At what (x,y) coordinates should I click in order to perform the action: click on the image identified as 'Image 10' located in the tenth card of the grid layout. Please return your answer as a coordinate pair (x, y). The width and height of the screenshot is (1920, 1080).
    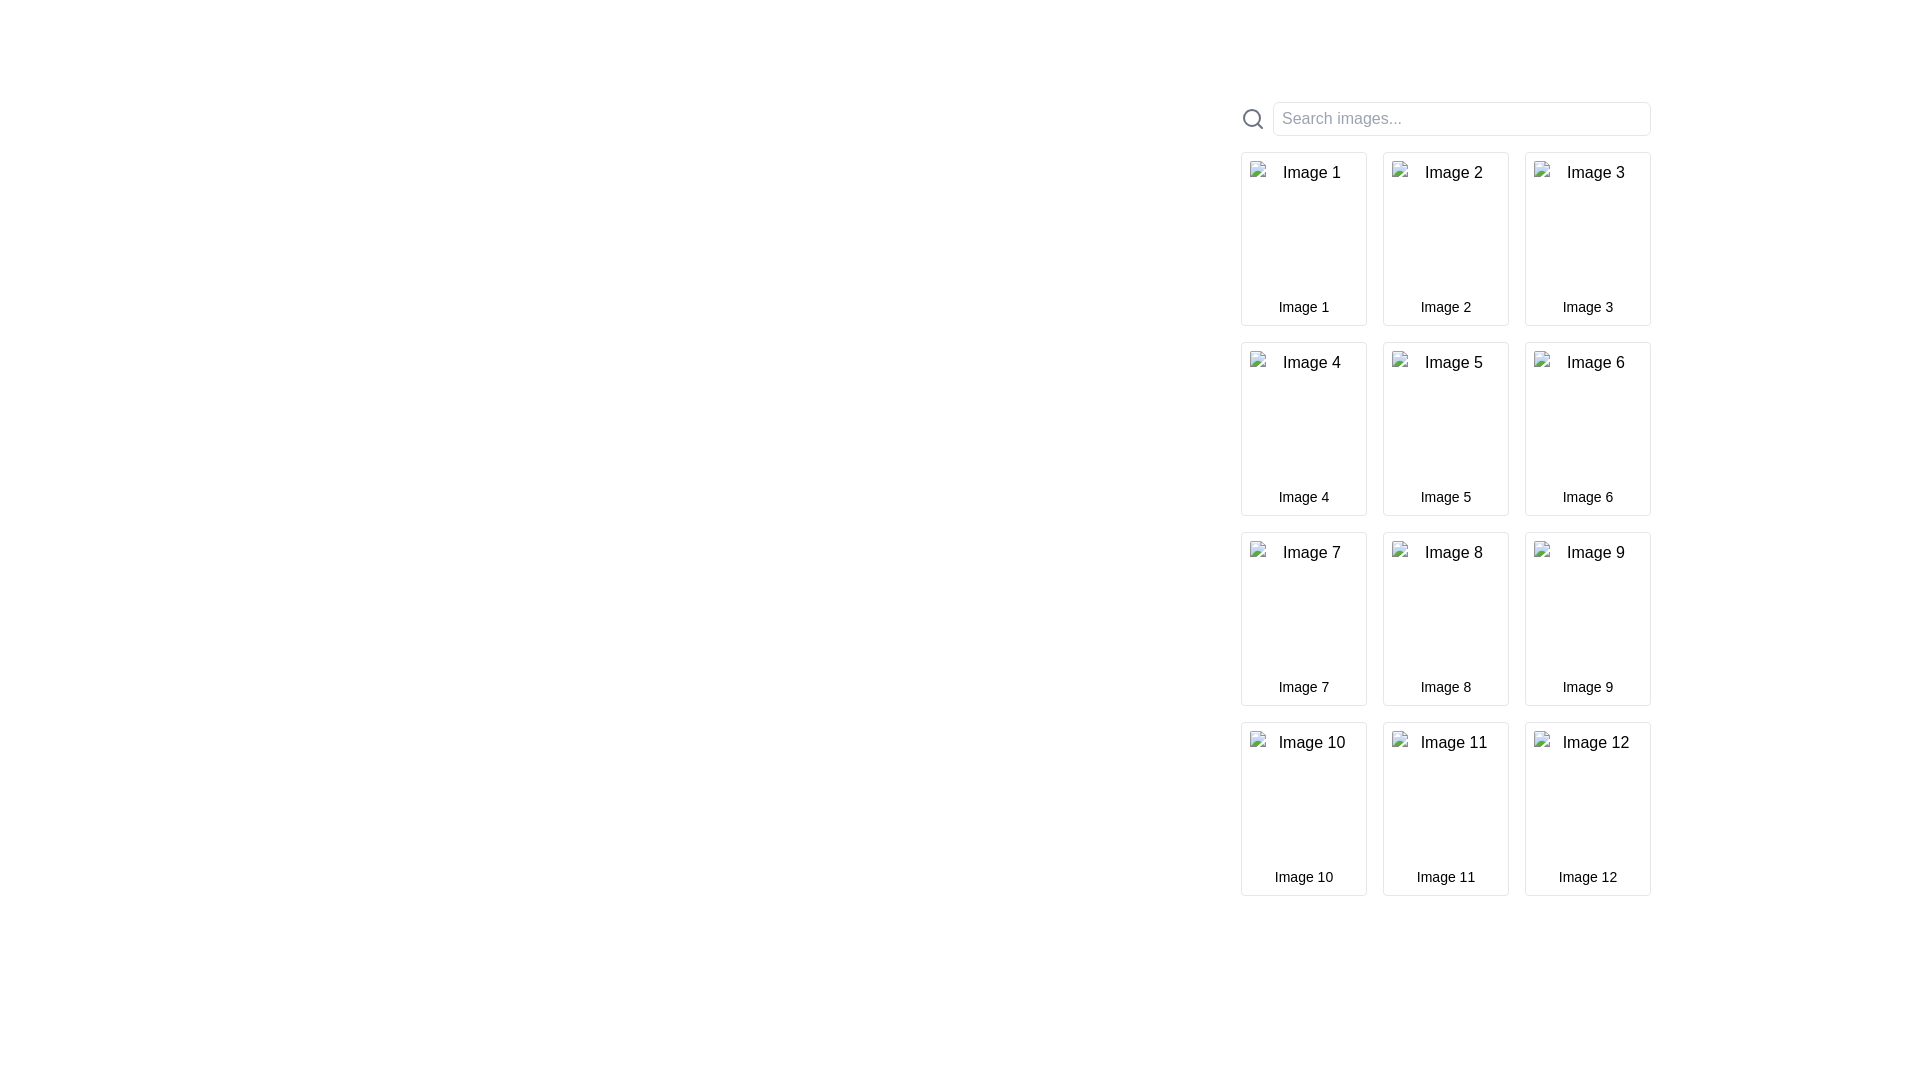
    Looking at the image, I should click on (1304, 793).